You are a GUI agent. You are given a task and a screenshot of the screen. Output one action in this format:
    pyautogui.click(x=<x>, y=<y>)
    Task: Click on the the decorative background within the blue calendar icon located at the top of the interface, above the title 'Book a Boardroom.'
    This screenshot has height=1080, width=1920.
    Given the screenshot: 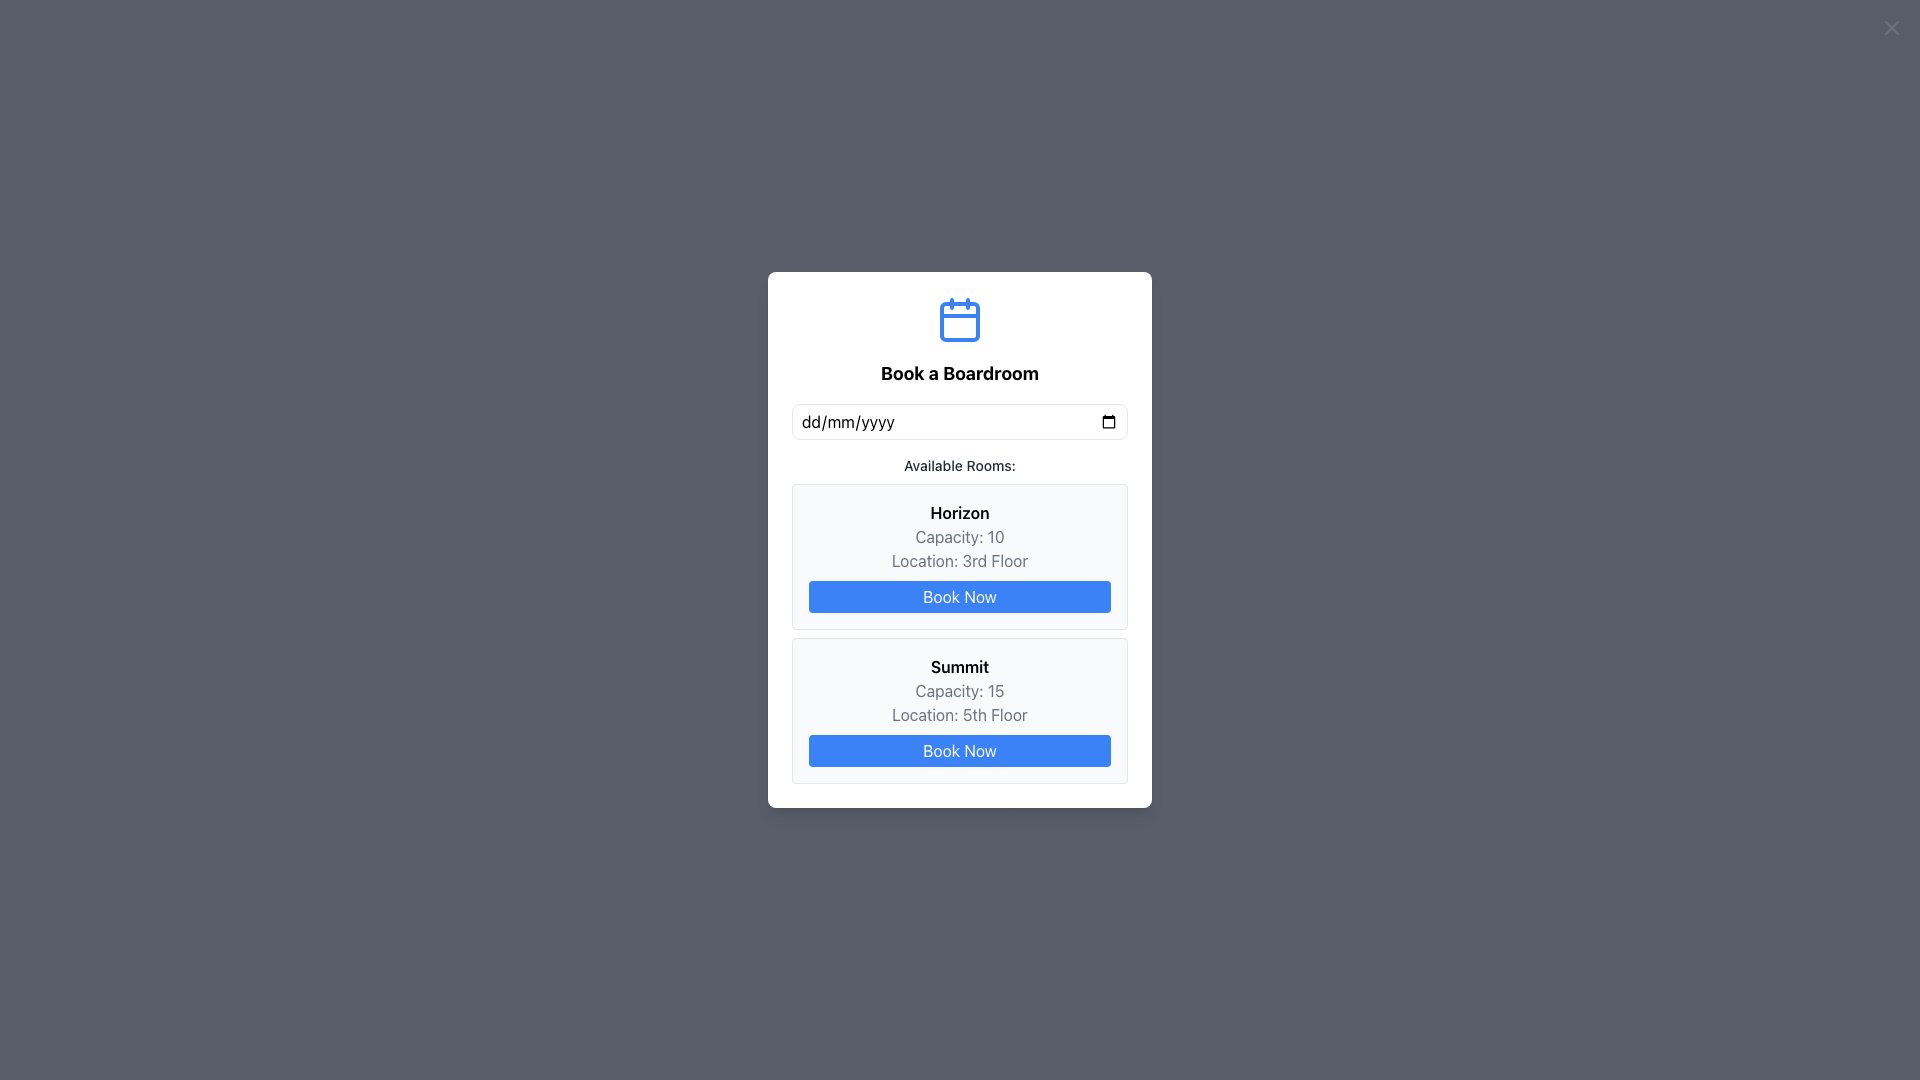 What is the action you would take?
    pyautogui.click(x=960, y=320)
    